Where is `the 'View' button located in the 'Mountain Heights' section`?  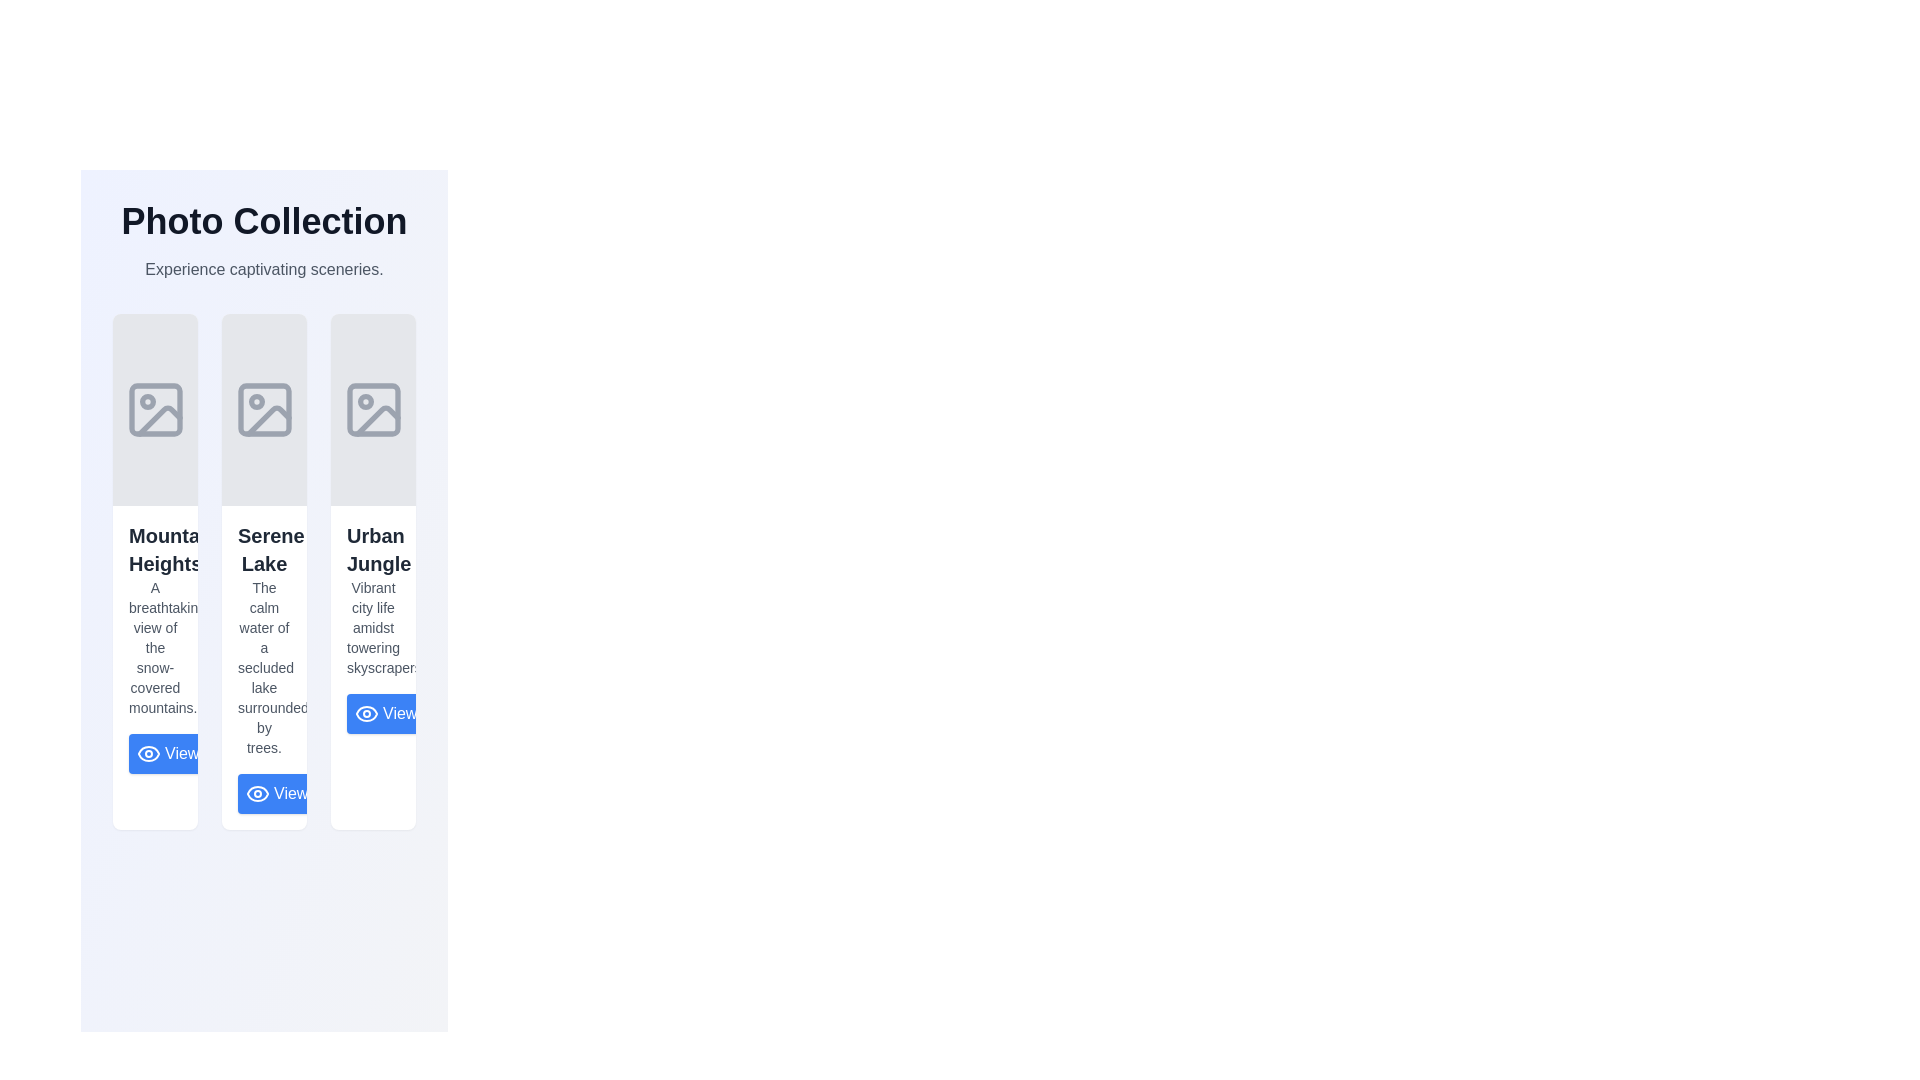 the 'View' button located in the 'Mountain Heights' section is located at coordinates (154, 753).